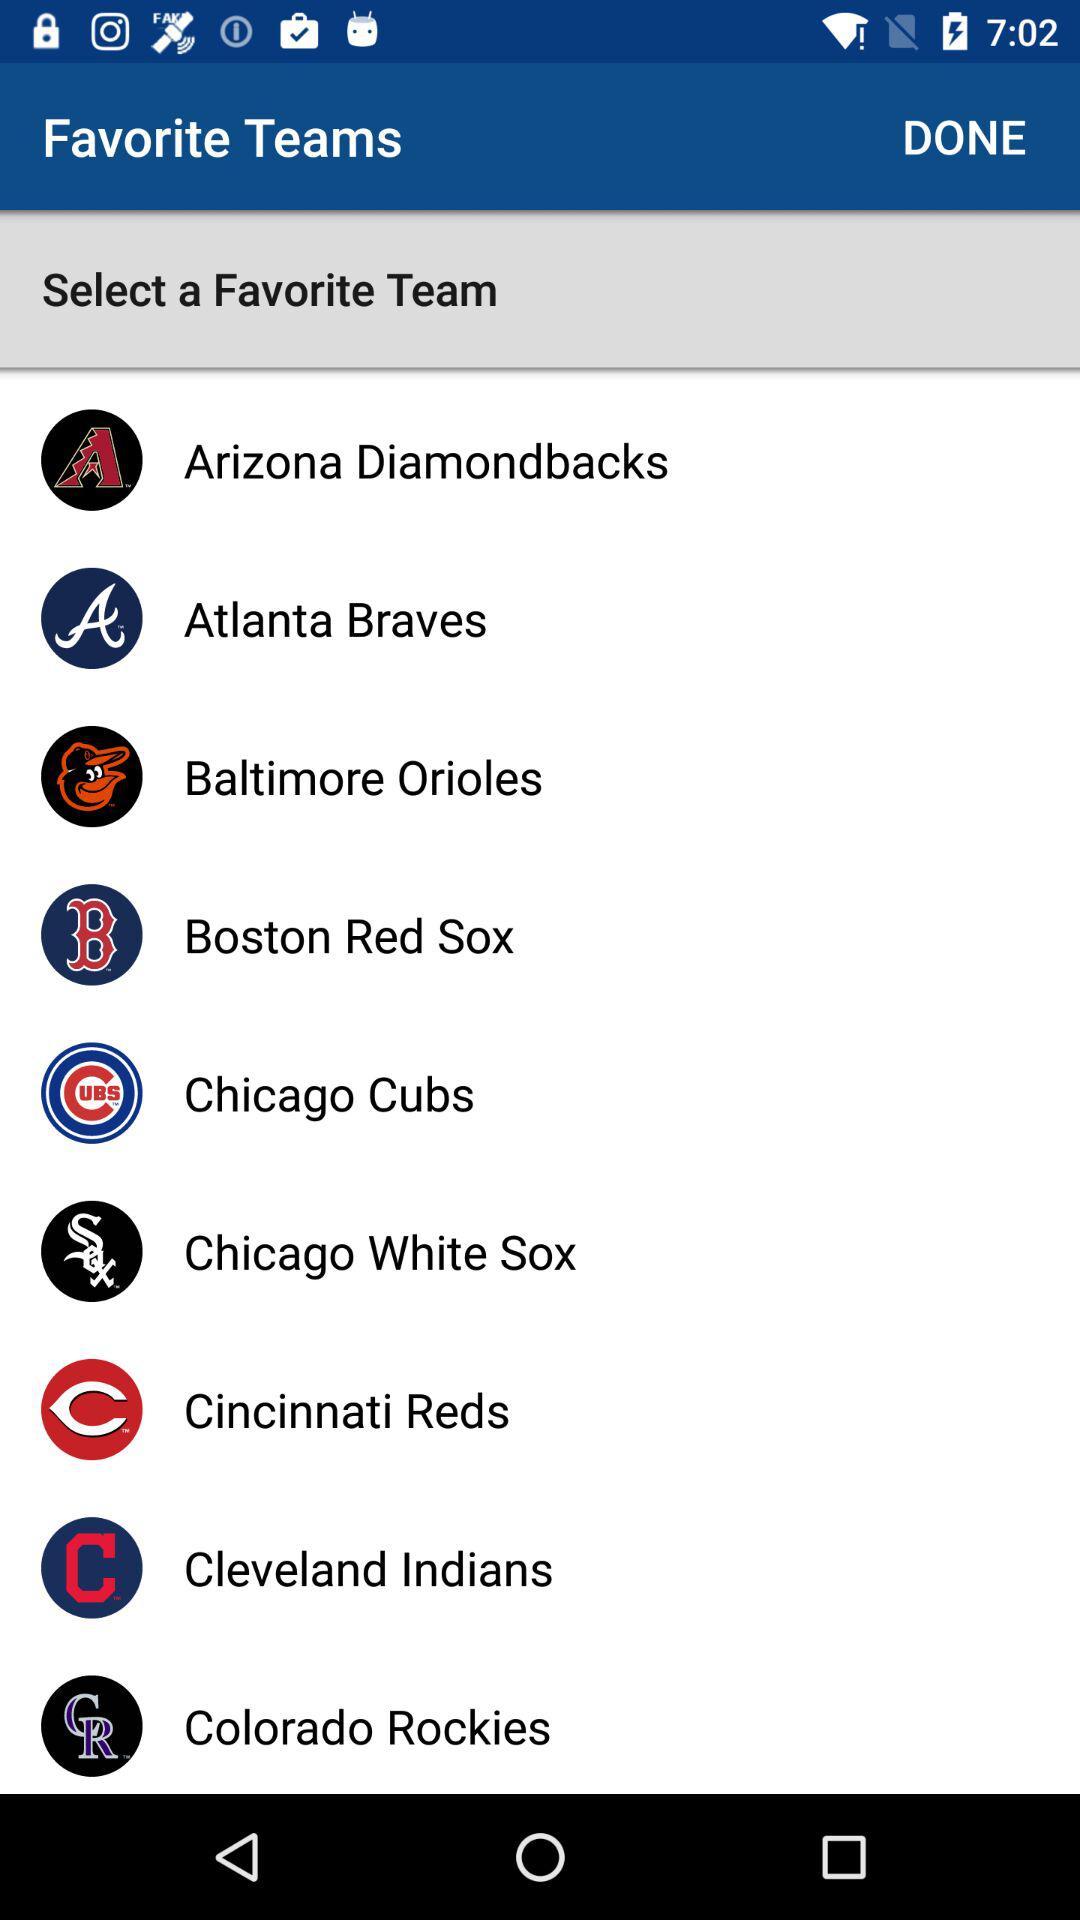  I want to click on the done icon, so click(963, 135).